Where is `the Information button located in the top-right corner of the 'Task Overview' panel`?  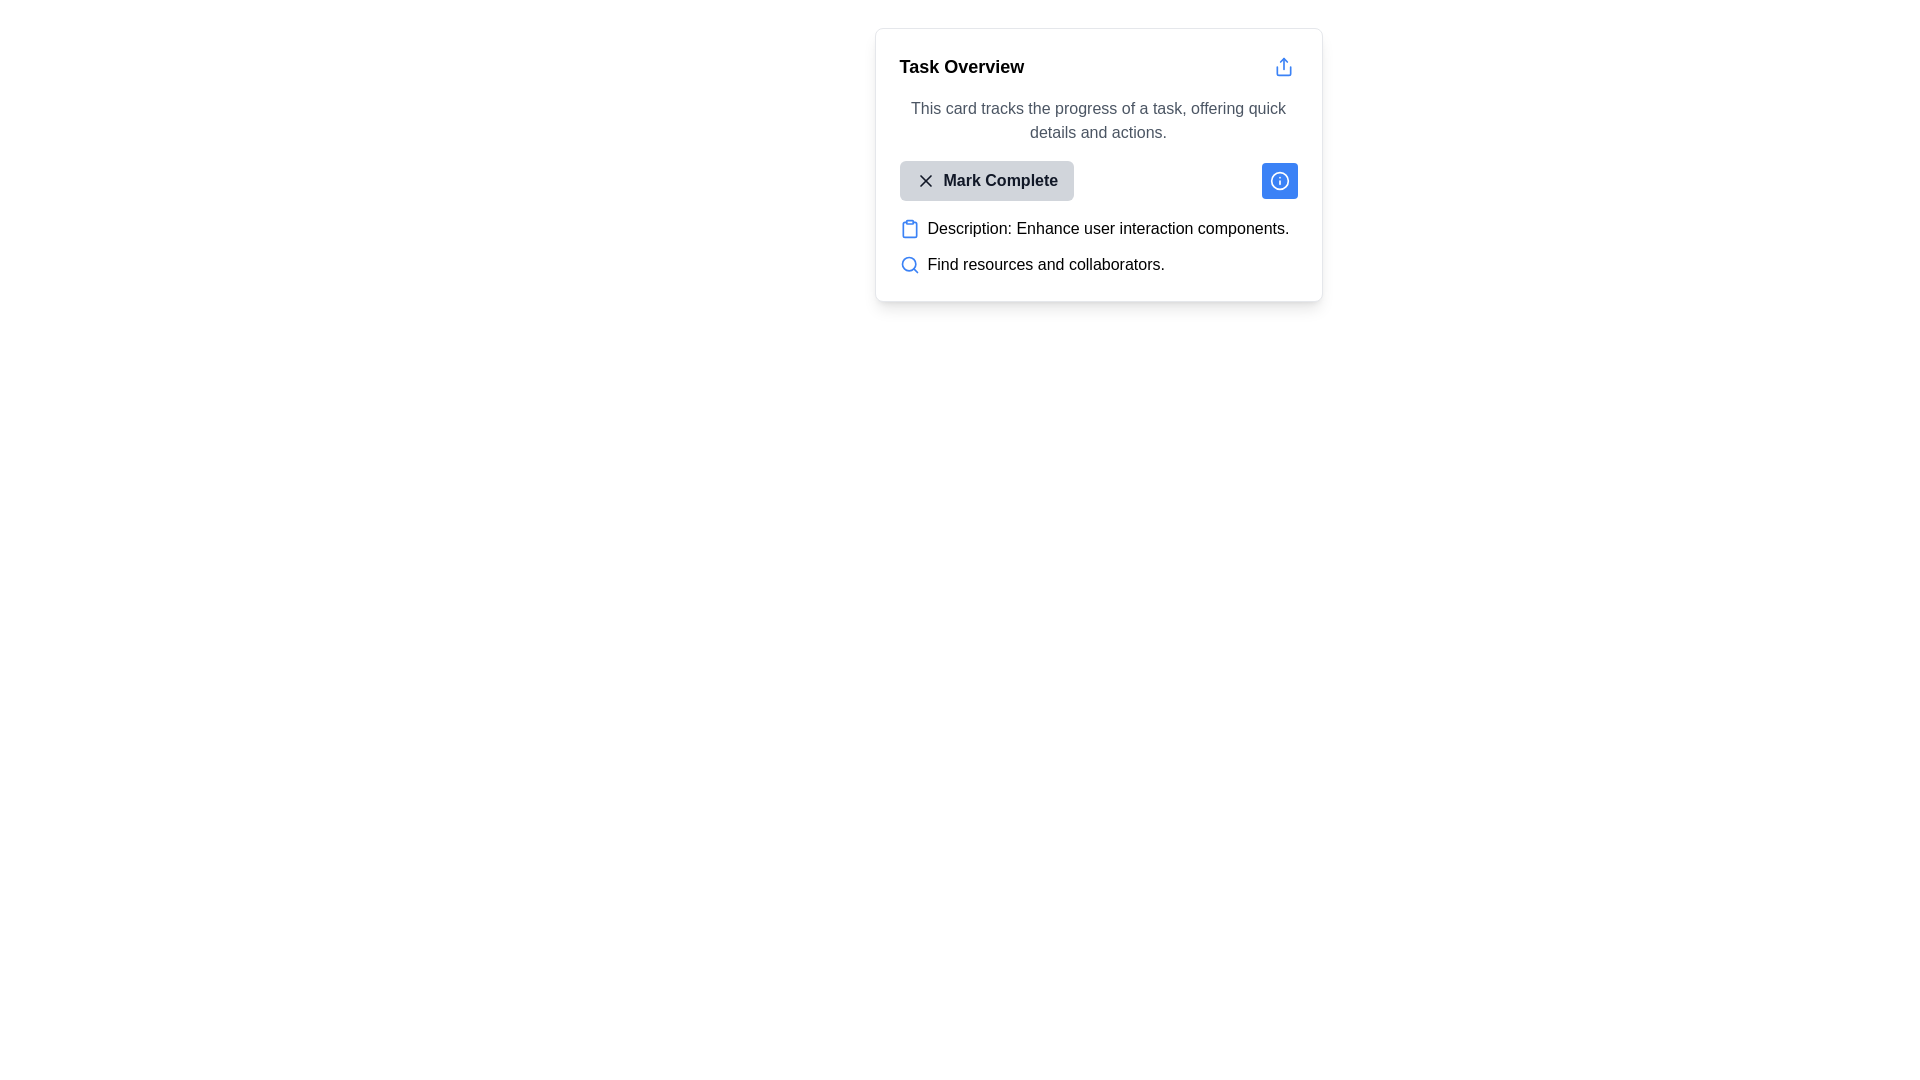
the Information button located in the top-right corner of the 'Task Overview' panel is located at coordinates (1278, 181).